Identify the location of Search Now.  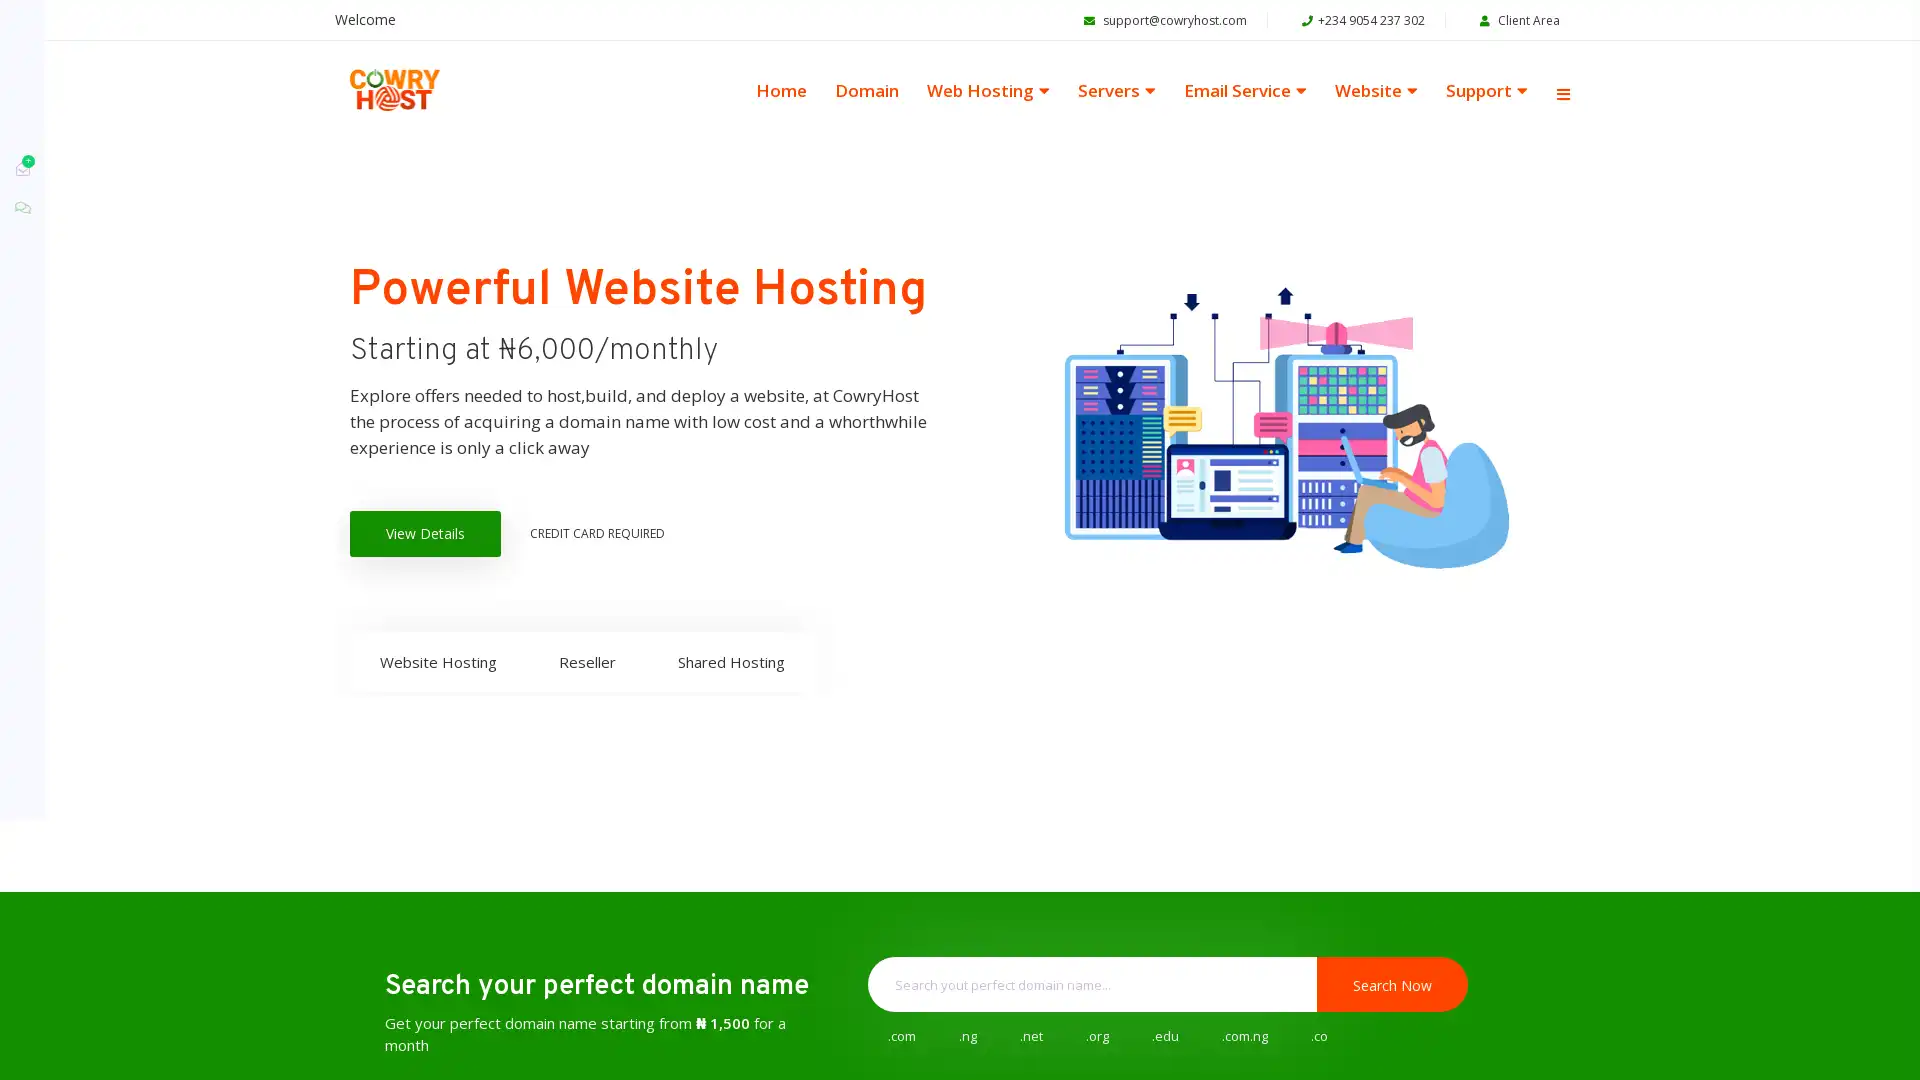
(1391, 995).